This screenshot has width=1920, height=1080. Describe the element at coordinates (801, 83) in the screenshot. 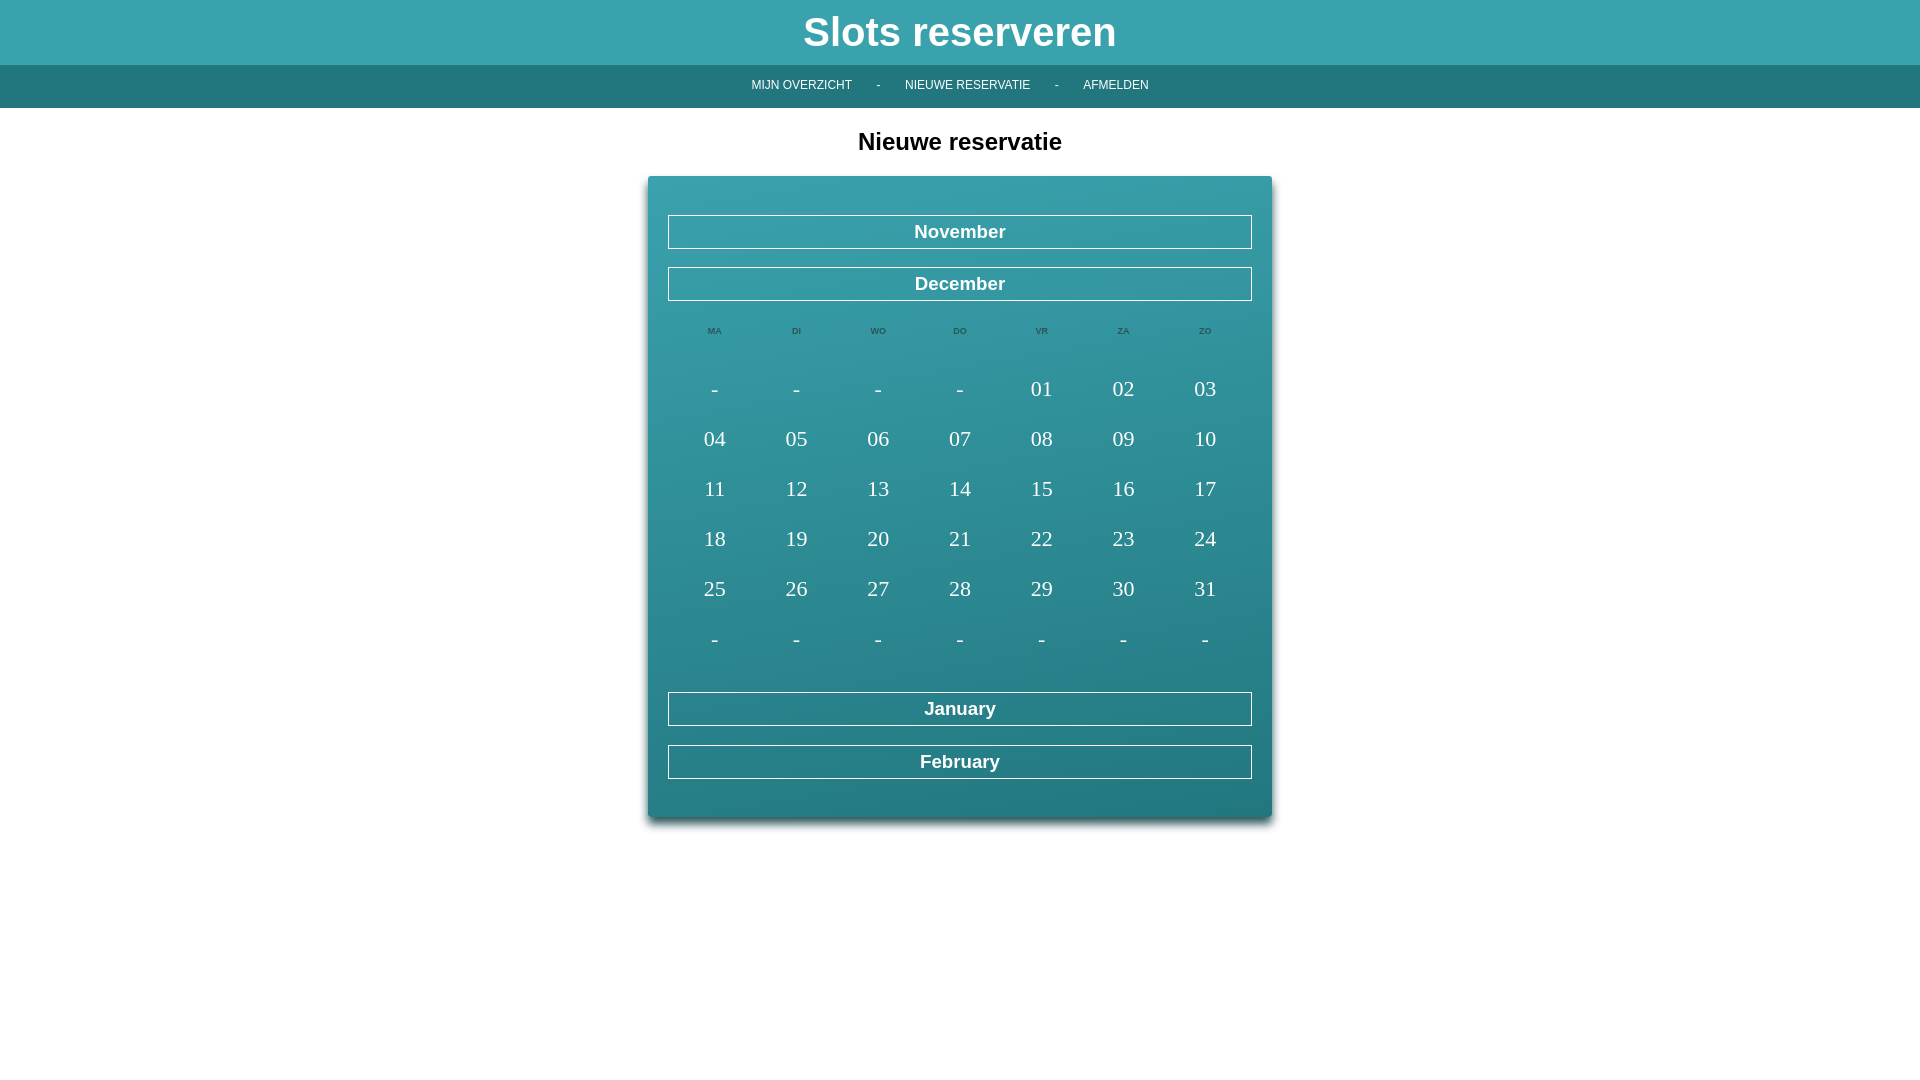

I see `'MIJN OVERZICHT'` at that location.